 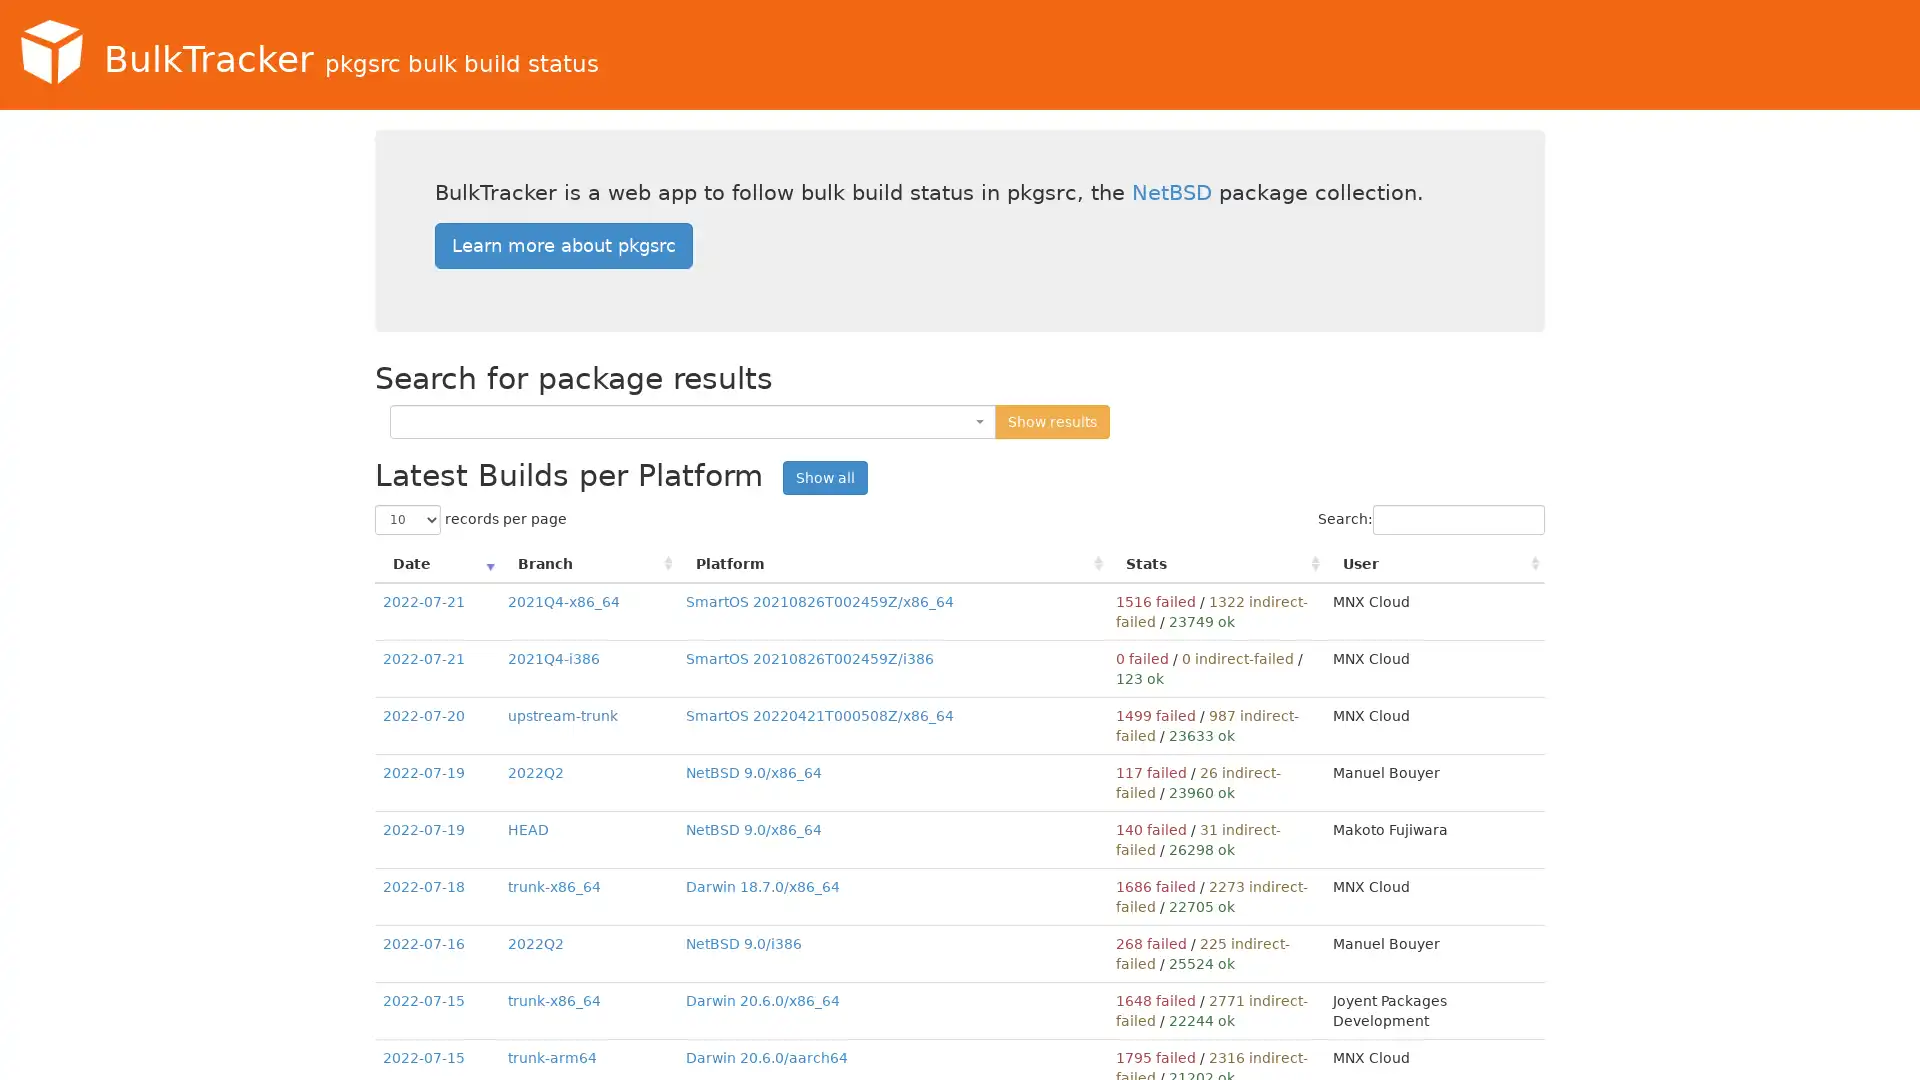 What do you see at coordinates (563, 244) in the screenshot?
I see `Learn more about pkgsrc` at bounding box center [563, 244].